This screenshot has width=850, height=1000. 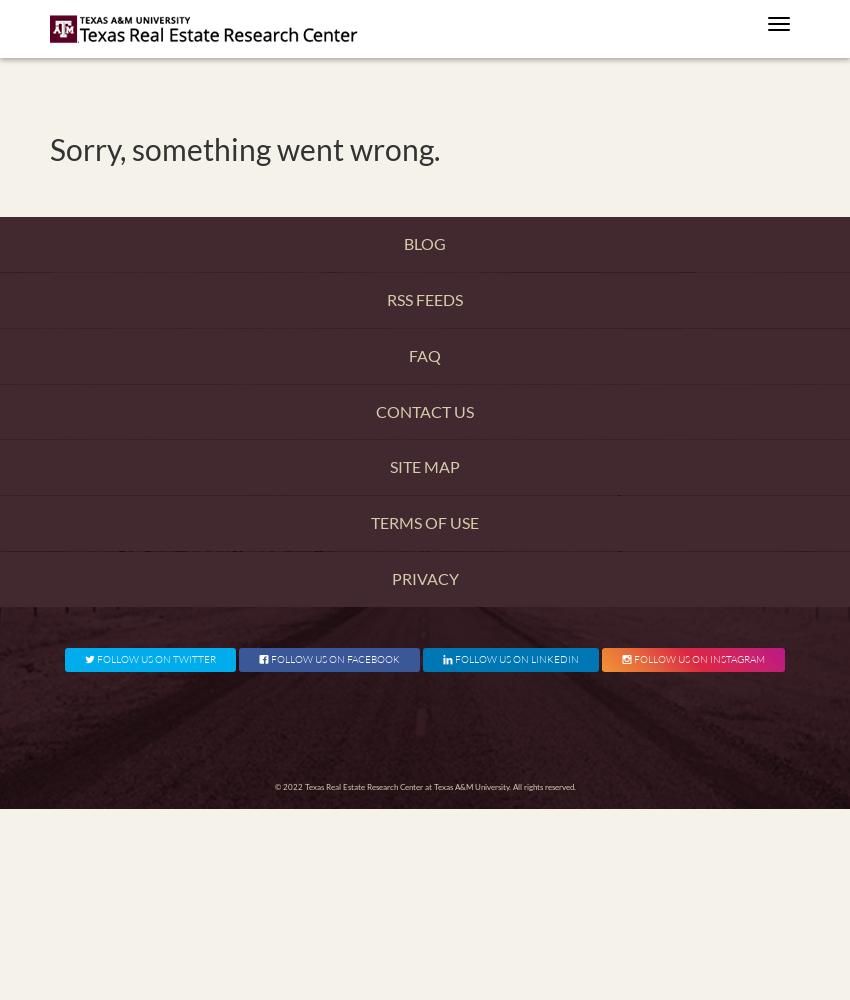 What do you see at coordinates (404, 242) in the screenshot?
I see `'Blog'` at bounding box center [404, 242].